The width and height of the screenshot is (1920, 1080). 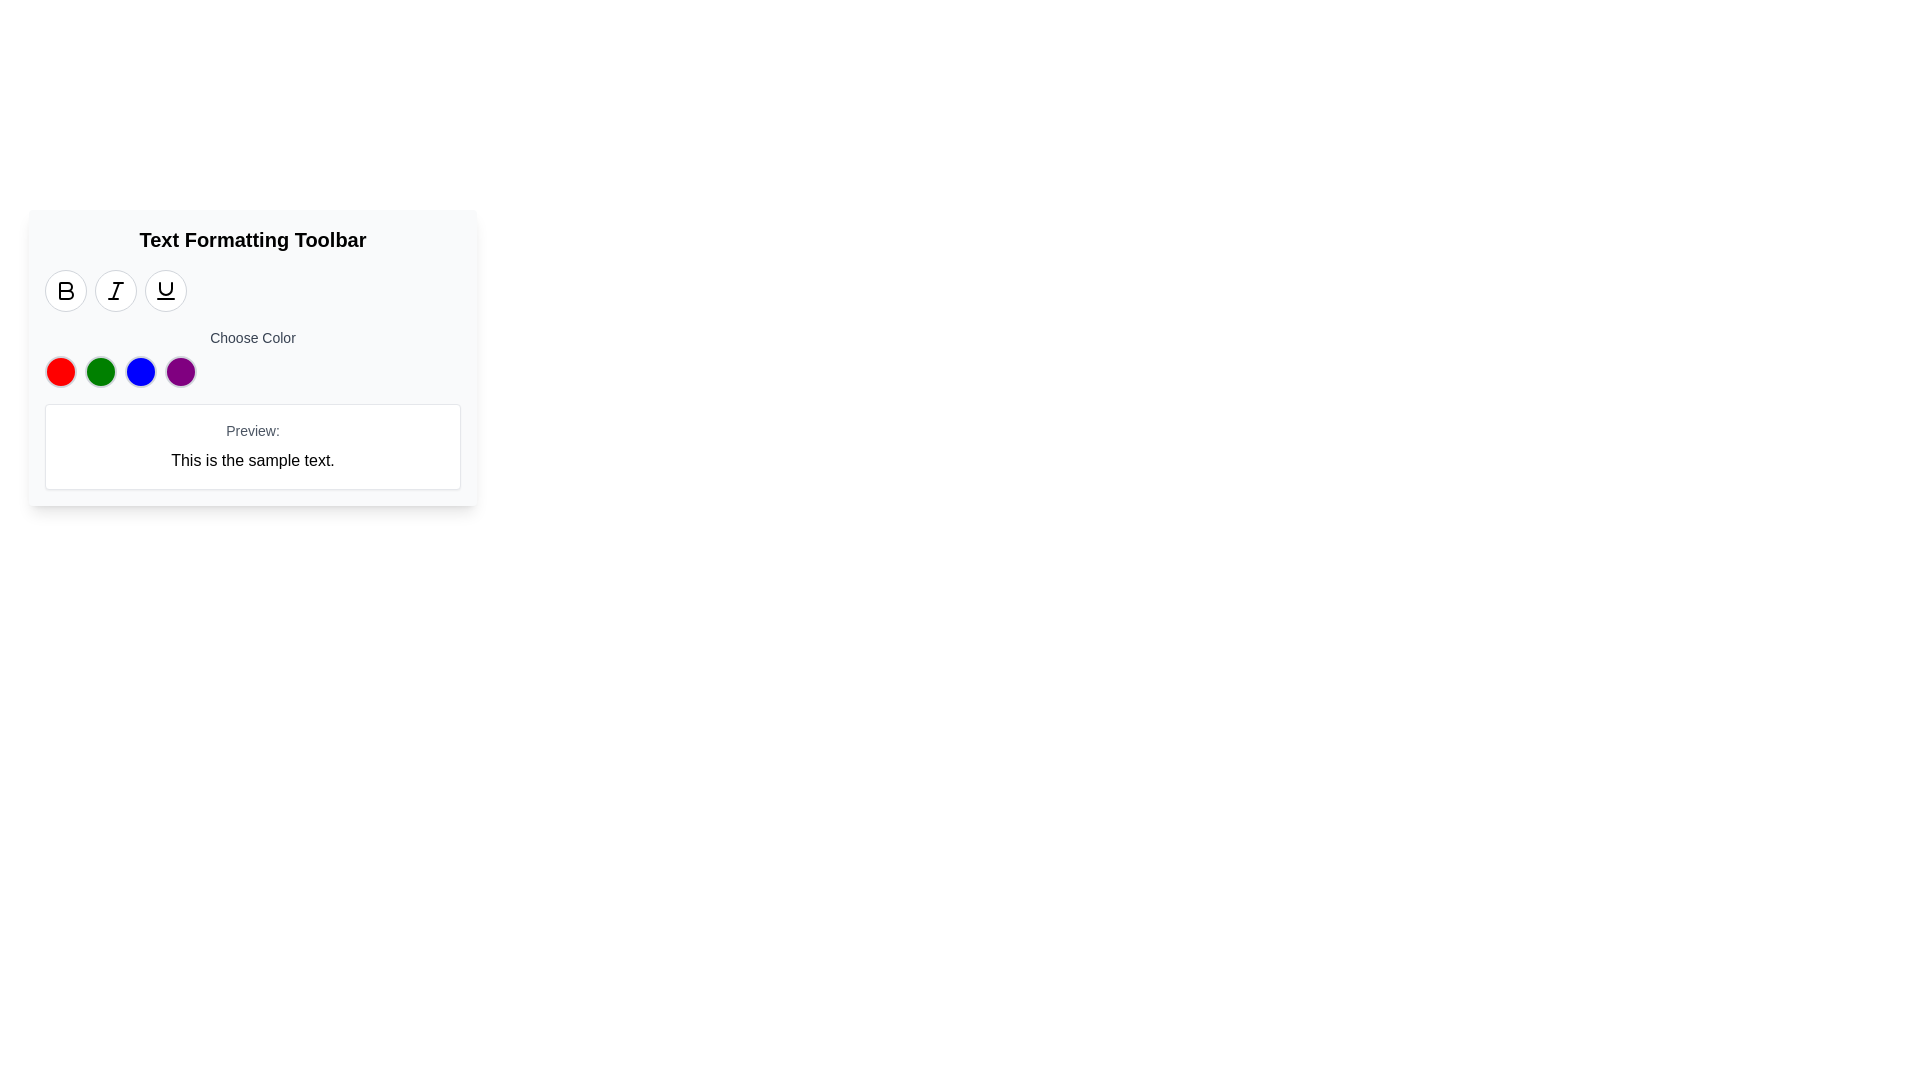 What do you see at coordinates (166, 290) in the screenshot?
I see `the circular button with a white background and a gray border, which features an icon resembling a letter 'U' for underline functionality, to observe visual feedback` at bounding box center [166, 290].